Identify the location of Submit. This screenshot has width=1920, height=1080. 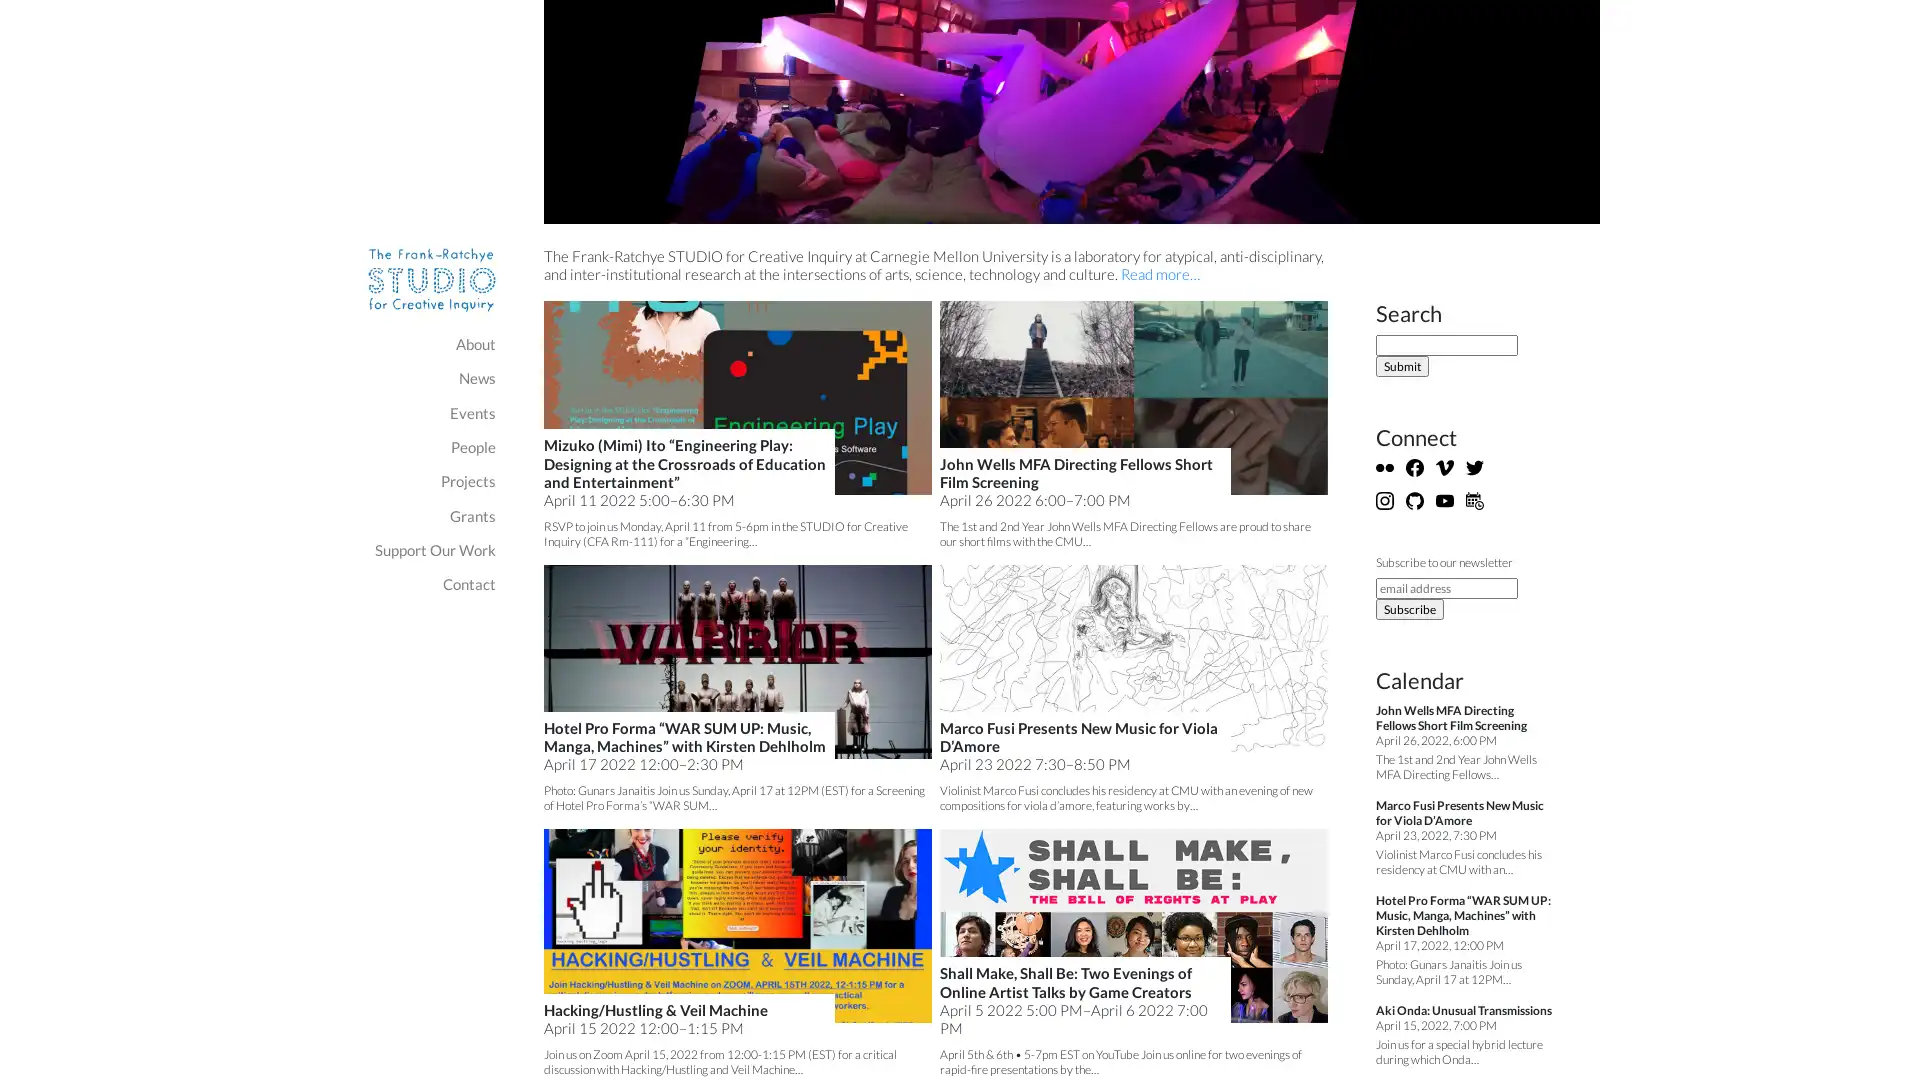
(1401, 366).